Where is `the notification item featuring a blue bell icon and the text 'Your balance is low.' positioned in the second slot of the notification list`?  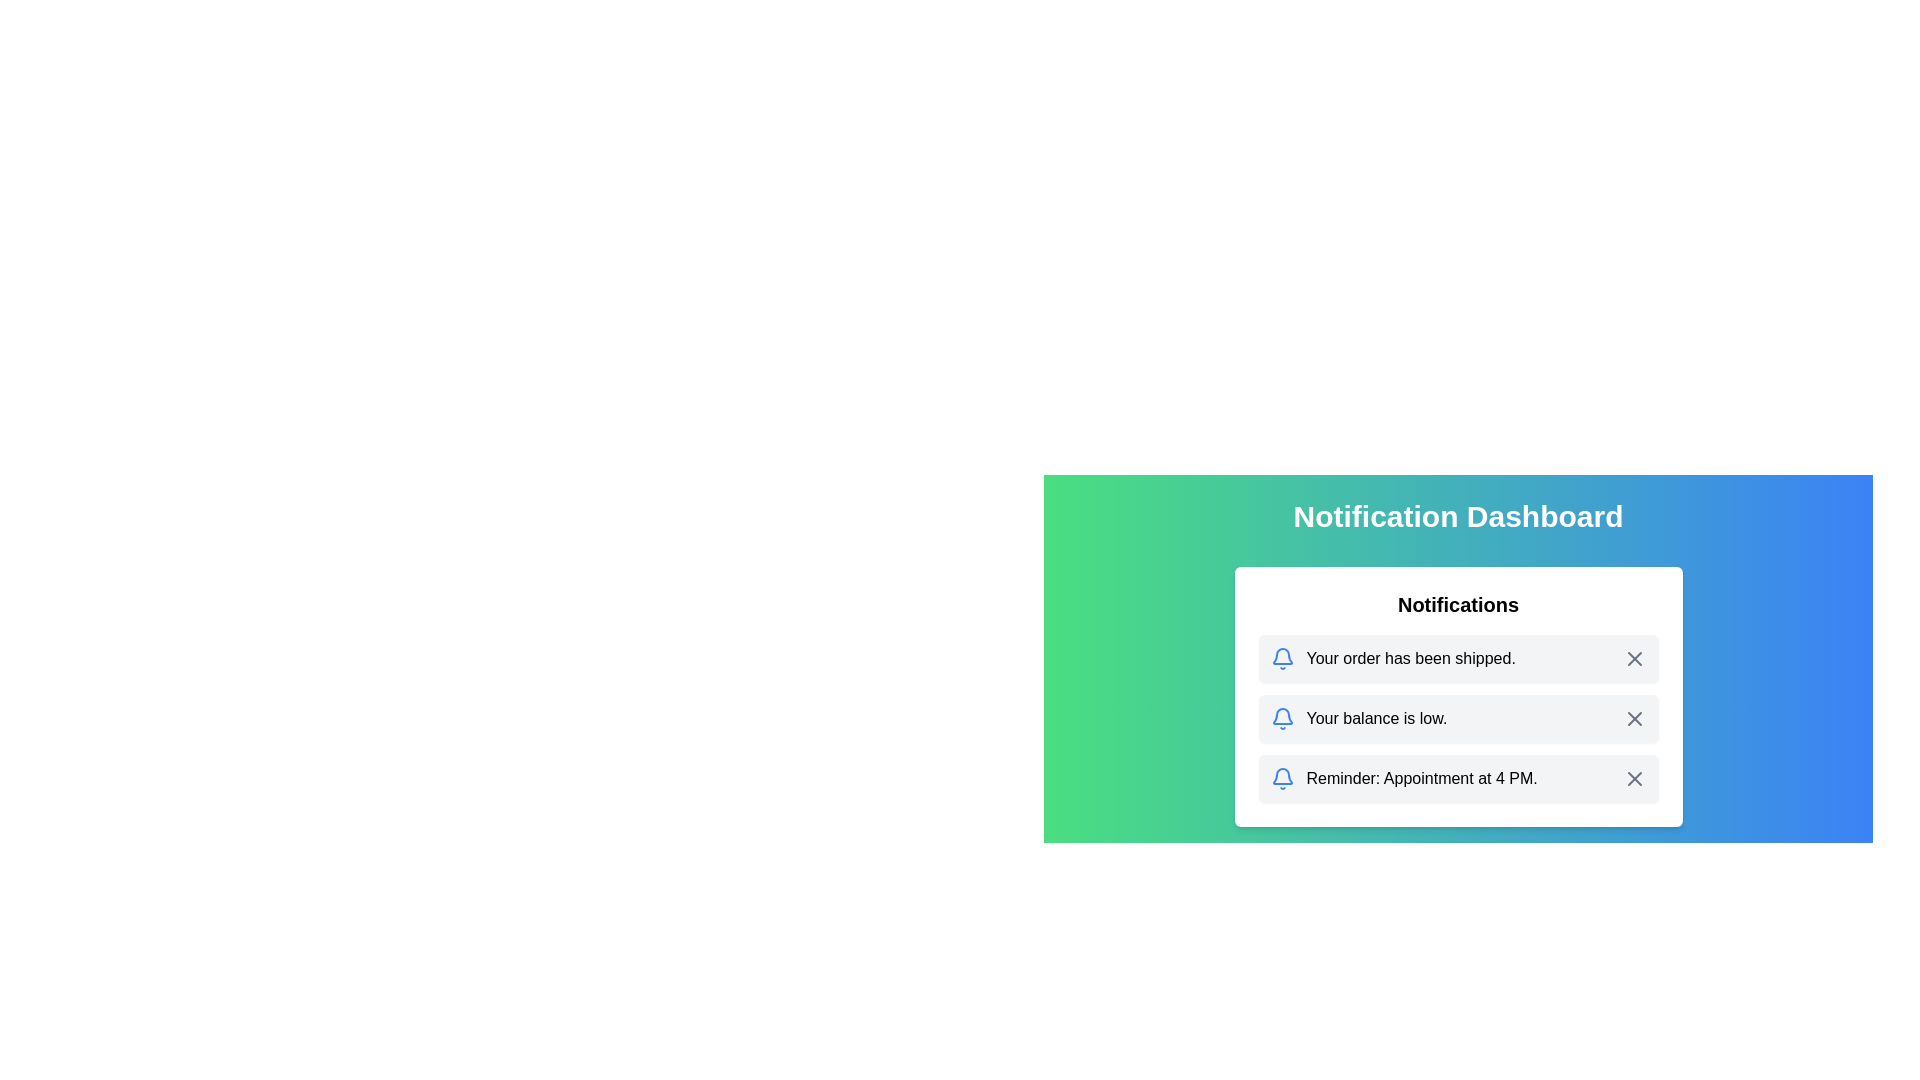
the notification item featuring a blue bell icon and the text 'Your balance is low.' positioned in the second slot of the notification list is located at coordinates (1358, 717).